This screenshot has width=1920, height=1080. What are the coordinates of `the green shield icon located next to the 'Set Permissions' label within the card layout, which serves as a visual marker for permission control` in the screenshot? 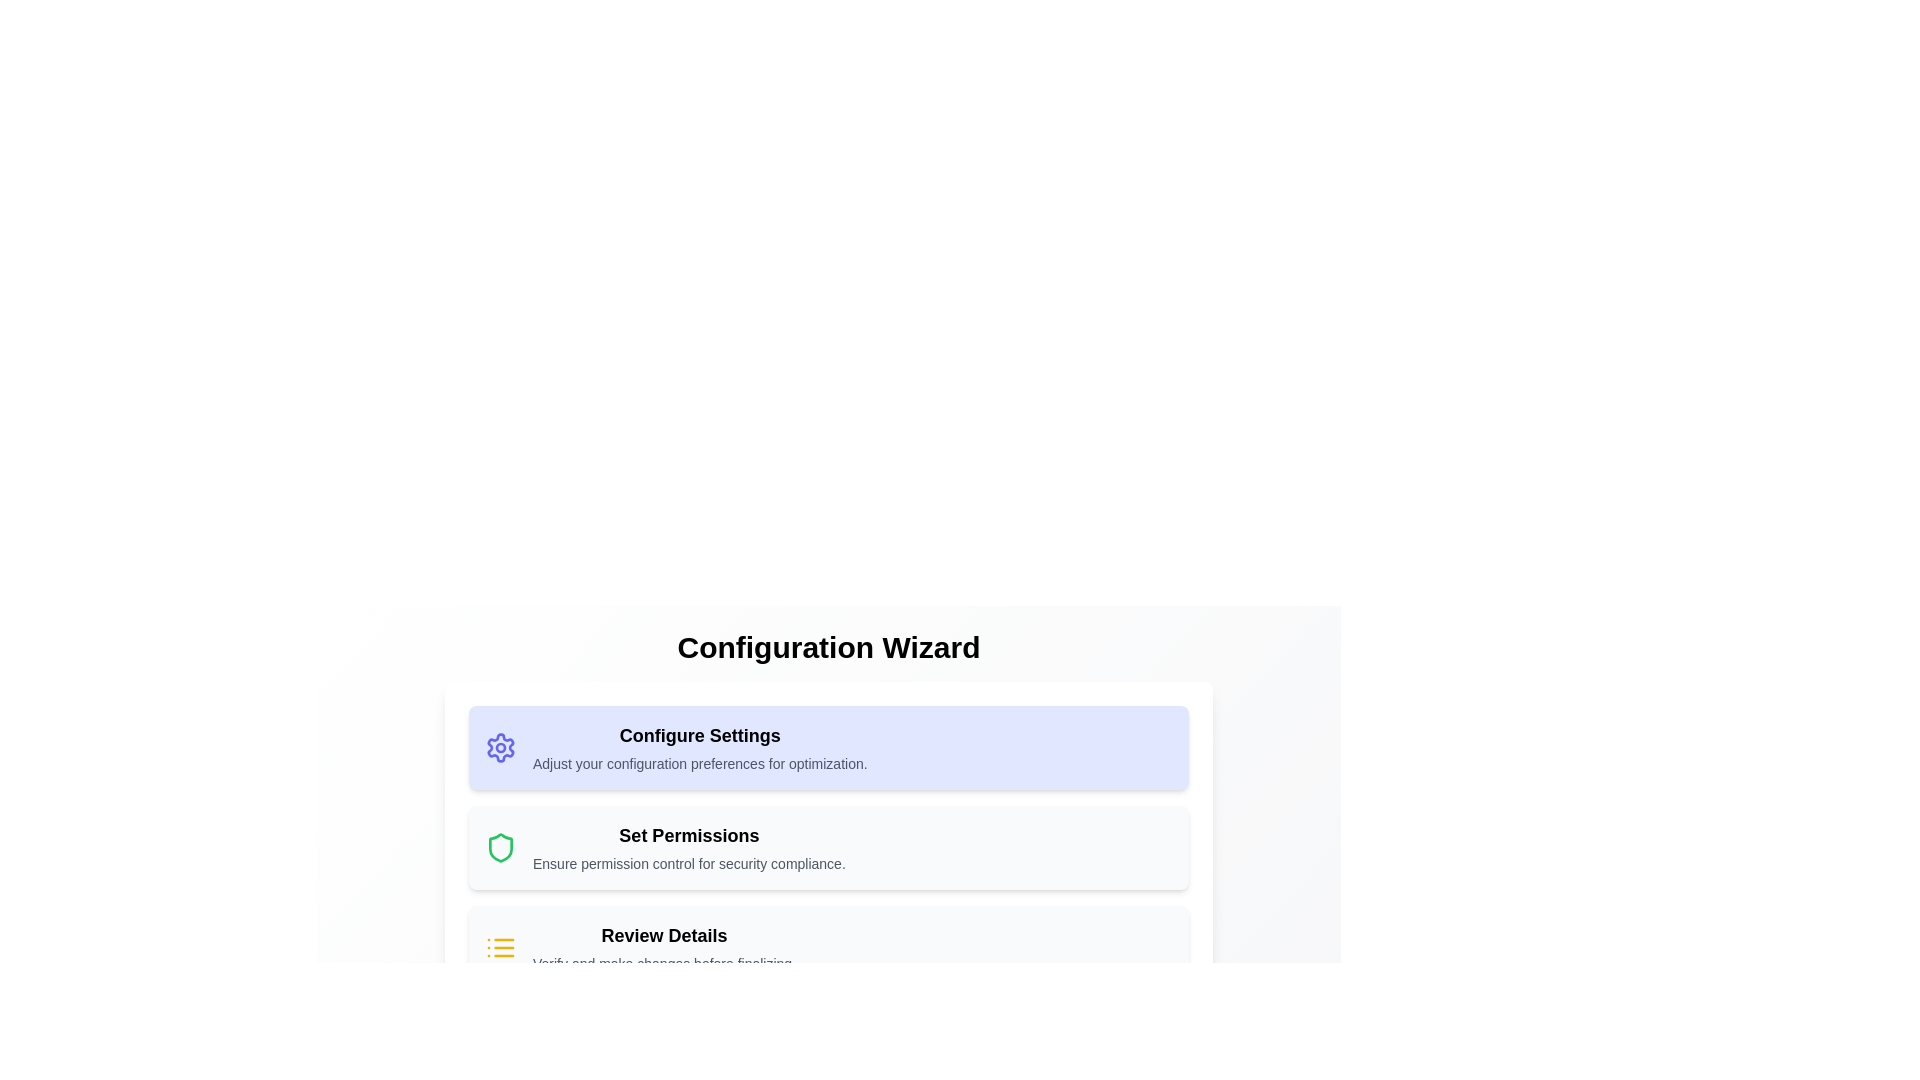 It's located at (500, 848).